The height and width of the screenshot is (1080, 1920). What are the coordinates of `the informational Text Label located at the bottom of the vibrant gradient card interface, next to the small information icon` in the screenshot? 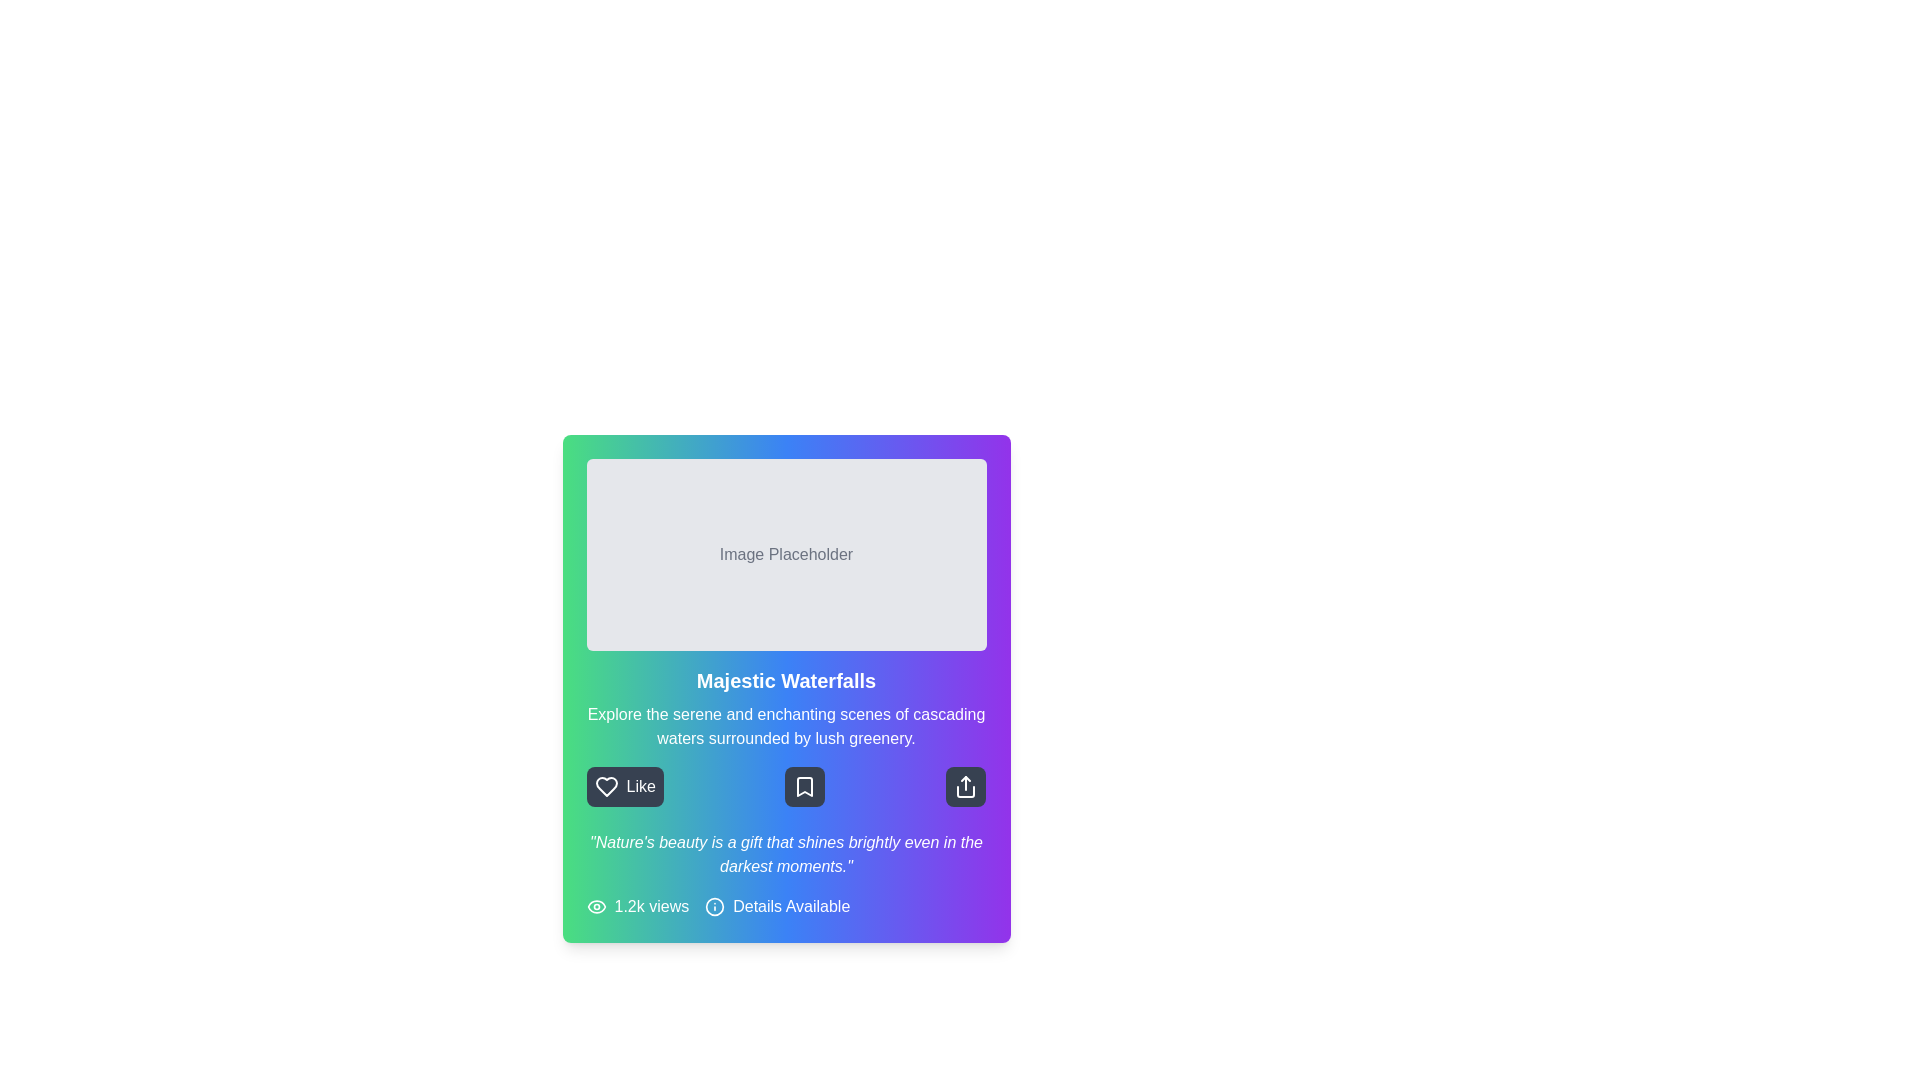 It's located at (790, 906).